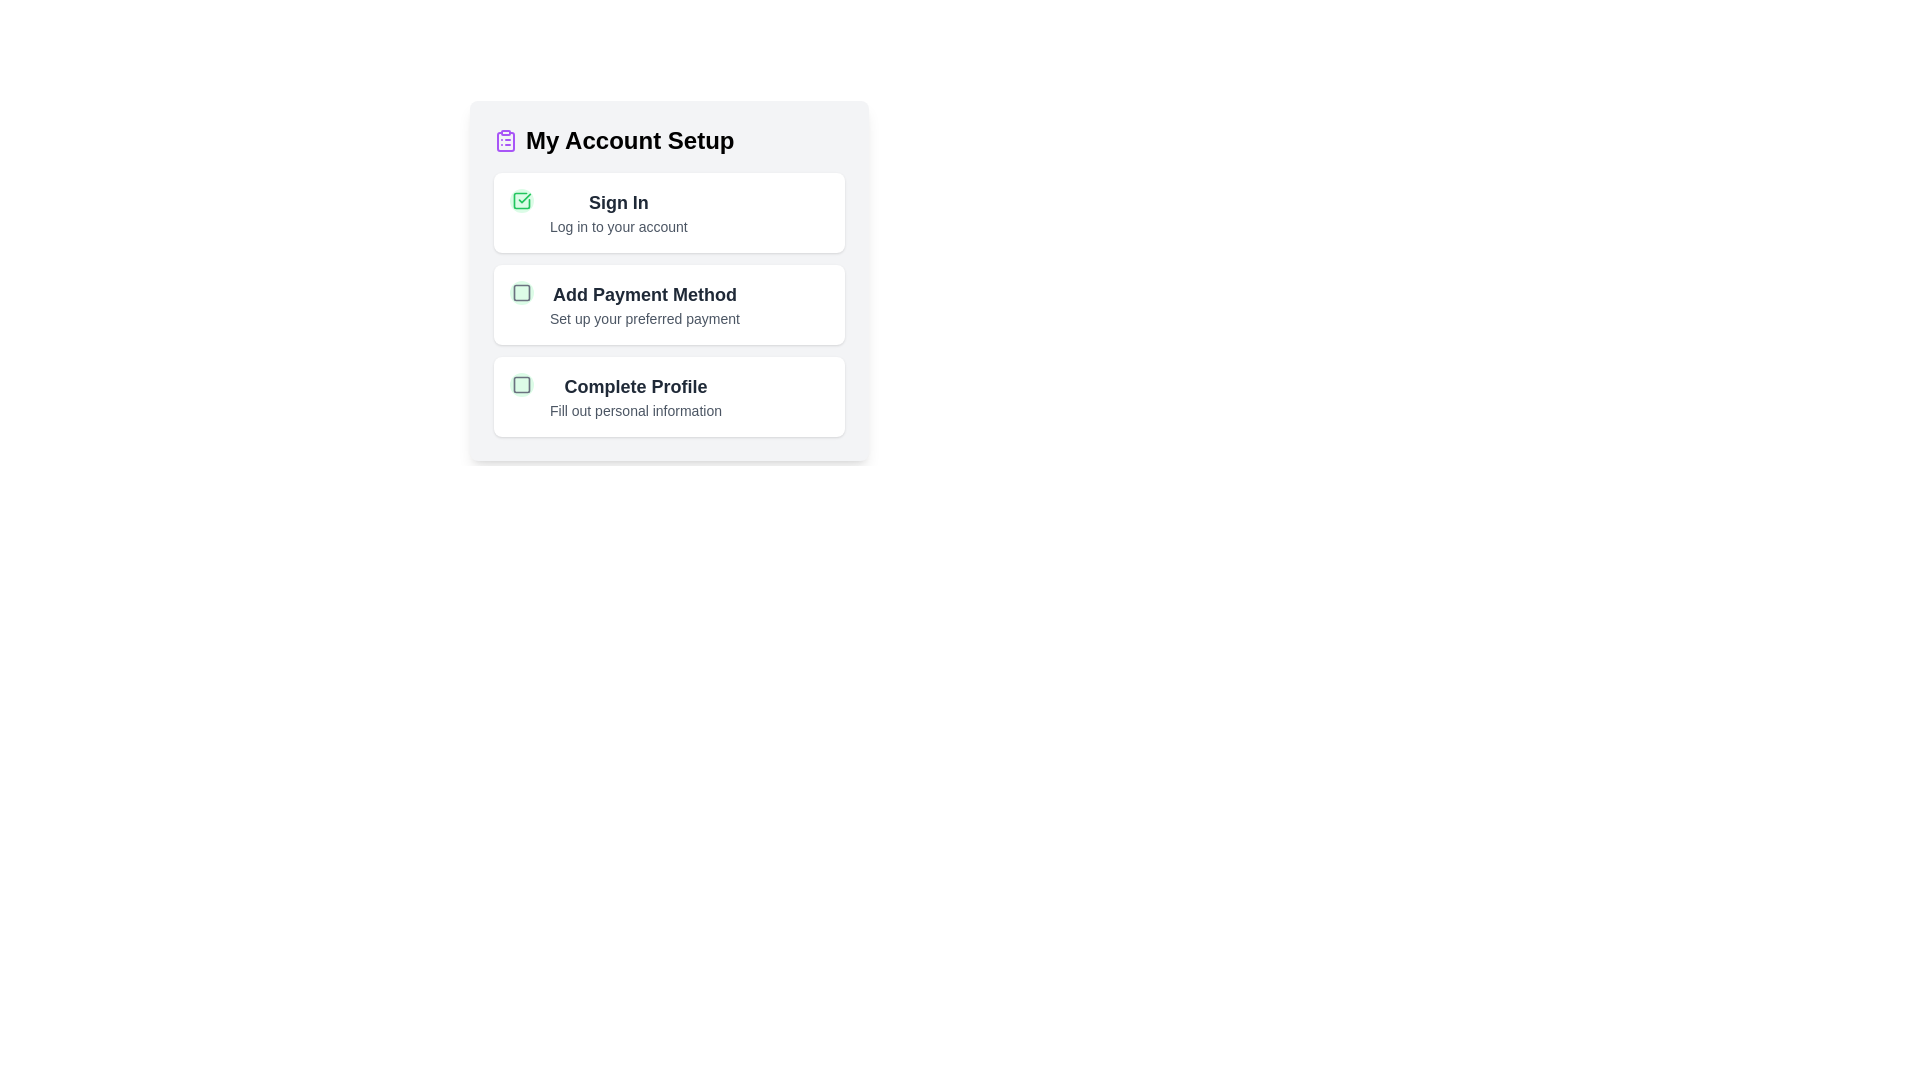  What do you see at coordinates (669, 304) in the screenshot?
I see `the task titled 'Add Payment Method' to view its hover effect` at bounding box center [669, 304].